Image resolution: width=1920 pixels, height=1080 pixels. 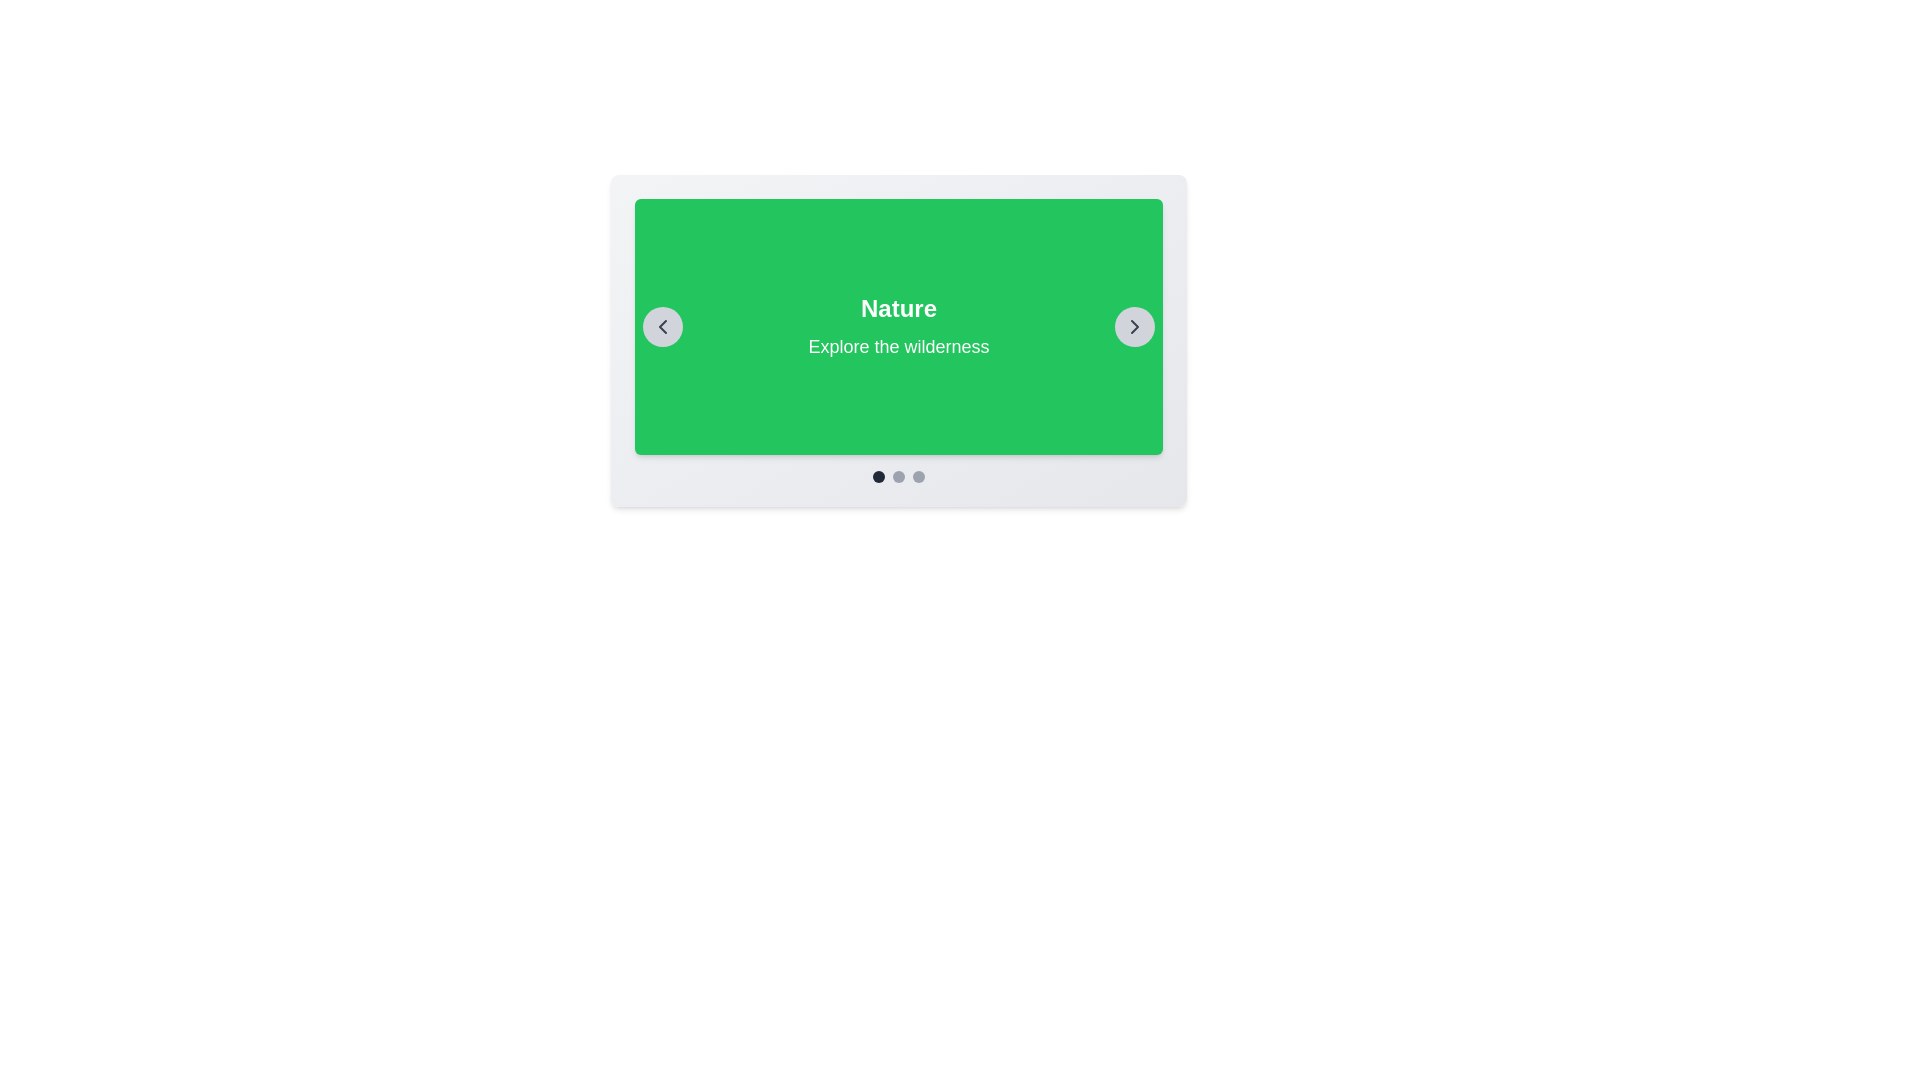 What do you see at coordinates (897, 477) in the screenshot?
I see `the middle circular dot button with a gray background that is part of a group of three dots beneath a green content area` at bounding box center [897, 477].